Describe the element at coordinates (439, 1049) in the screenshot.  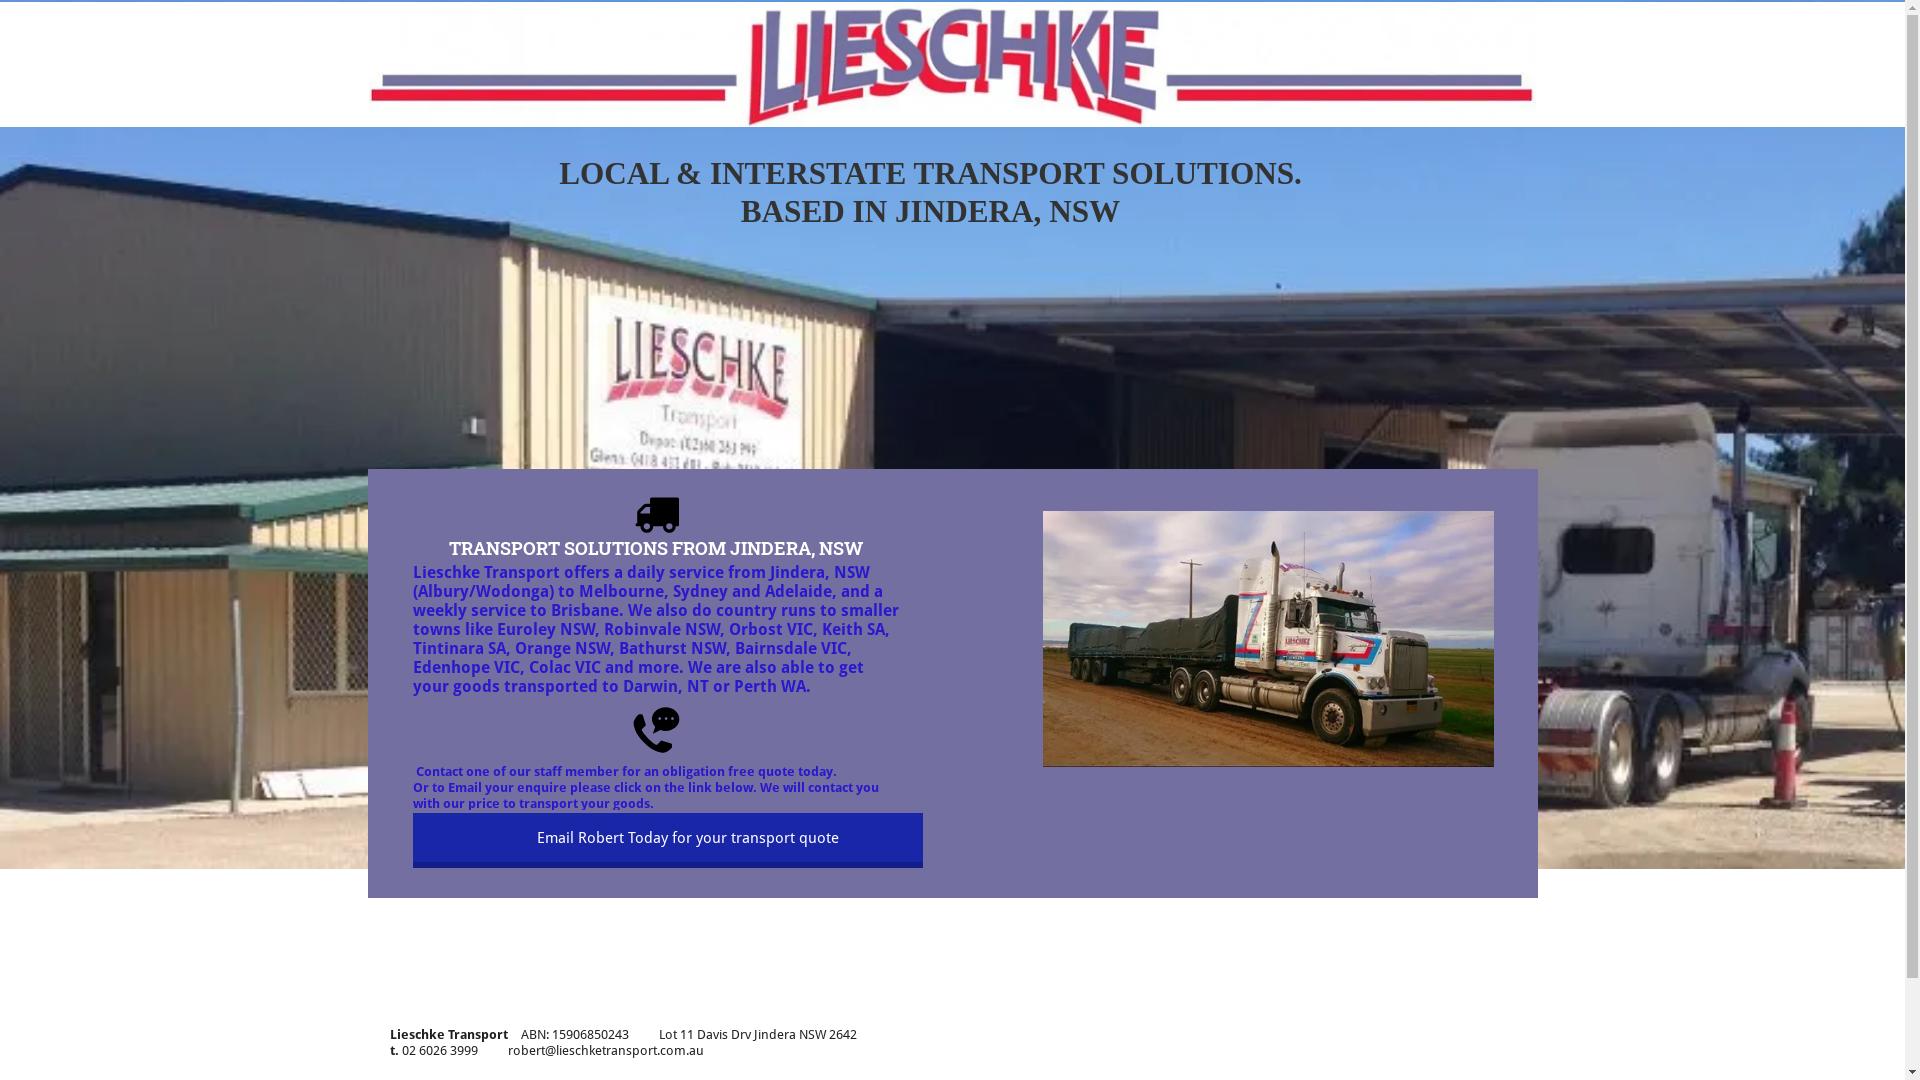
I see `'02 6026 3999'` at that location.